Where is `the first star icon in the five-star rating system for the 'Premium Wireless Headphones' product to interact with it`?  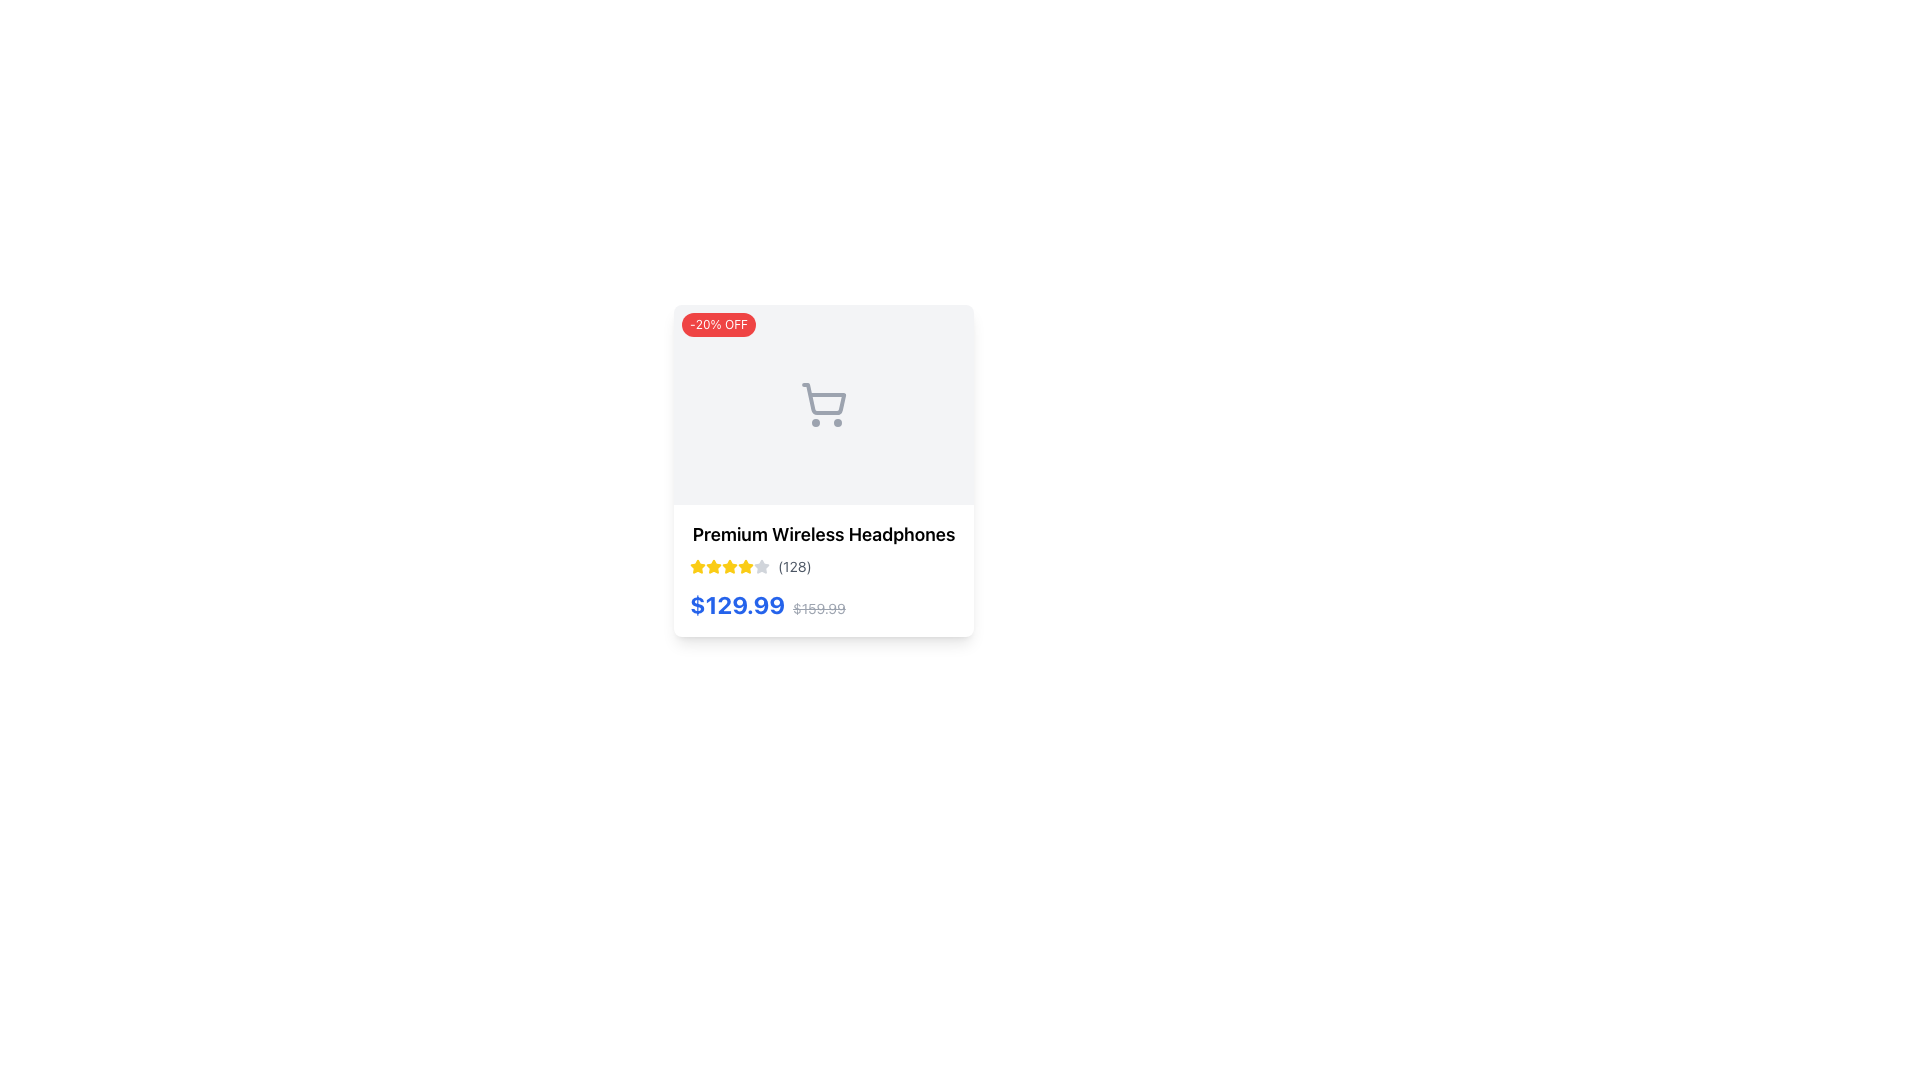
the first star icon in the five-star rating system for the 'Premium Wireless Headphones' product to interact with it is located at coordinates (697, 567).